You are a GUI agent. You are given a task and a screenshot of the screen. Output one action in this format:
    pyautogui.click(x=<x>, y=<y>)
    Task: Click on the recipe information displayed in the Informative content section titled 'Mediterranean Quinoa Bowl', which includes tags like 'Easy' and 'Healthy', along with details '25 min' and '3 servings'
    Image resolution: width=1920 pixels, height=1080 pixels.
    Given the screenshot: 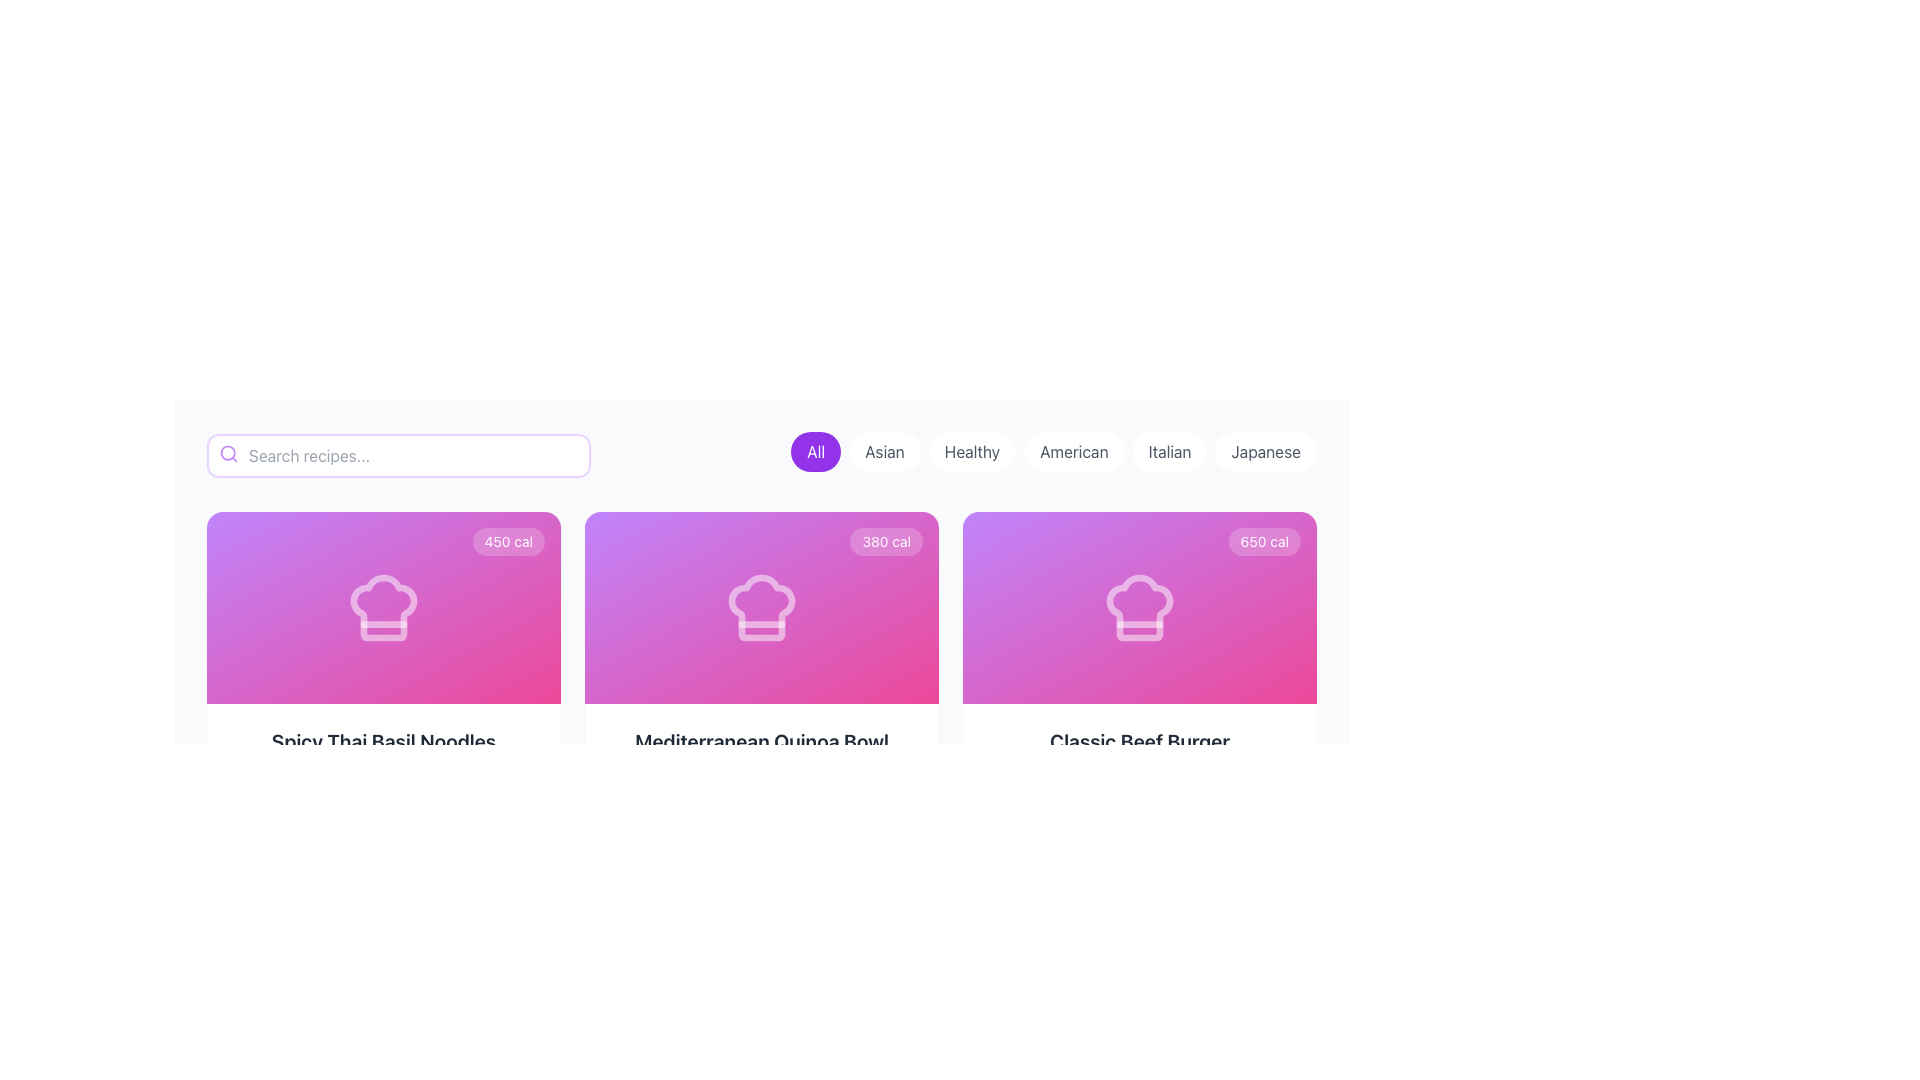 What is the action you would take?
    pyautogui.click(x=761, y=778)
    